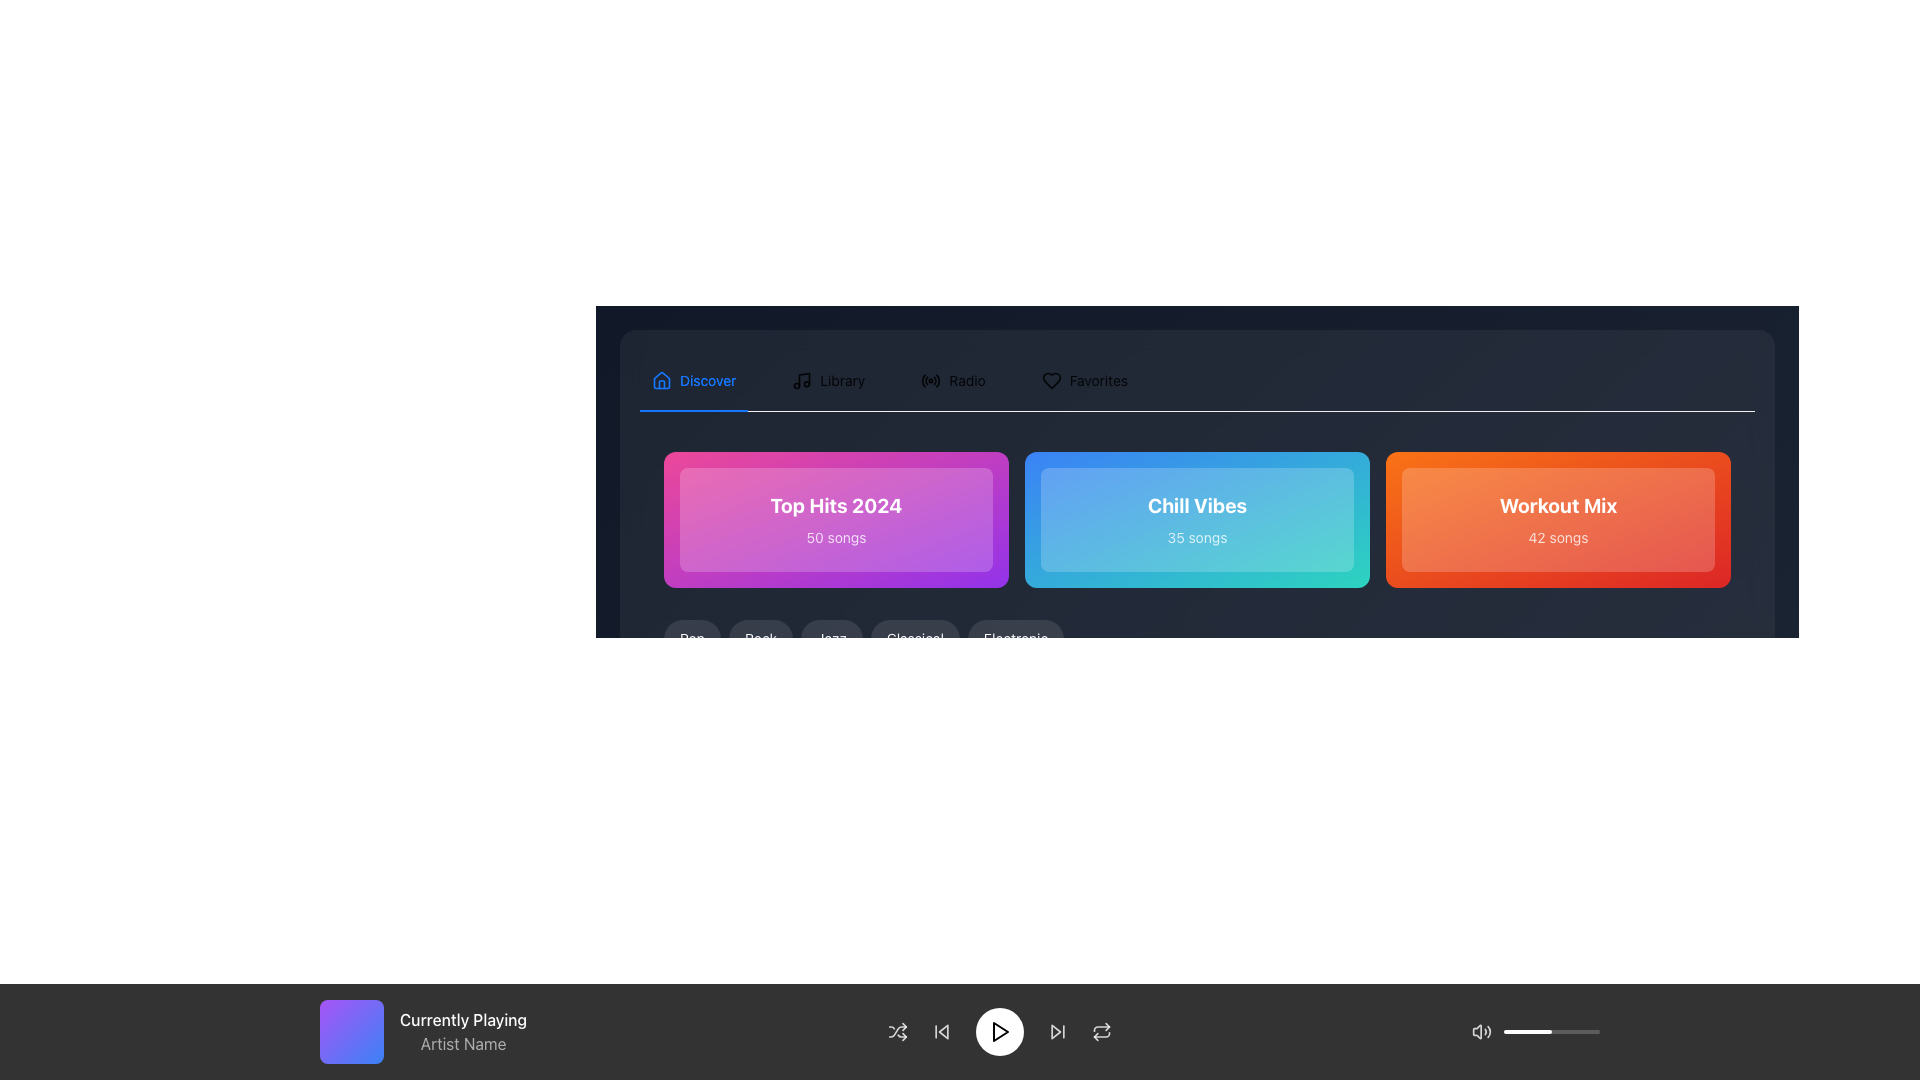 The image size is (1920, 1080). I want to click on the third button in the horizontally scrollable genre selector, so click(831, 639).